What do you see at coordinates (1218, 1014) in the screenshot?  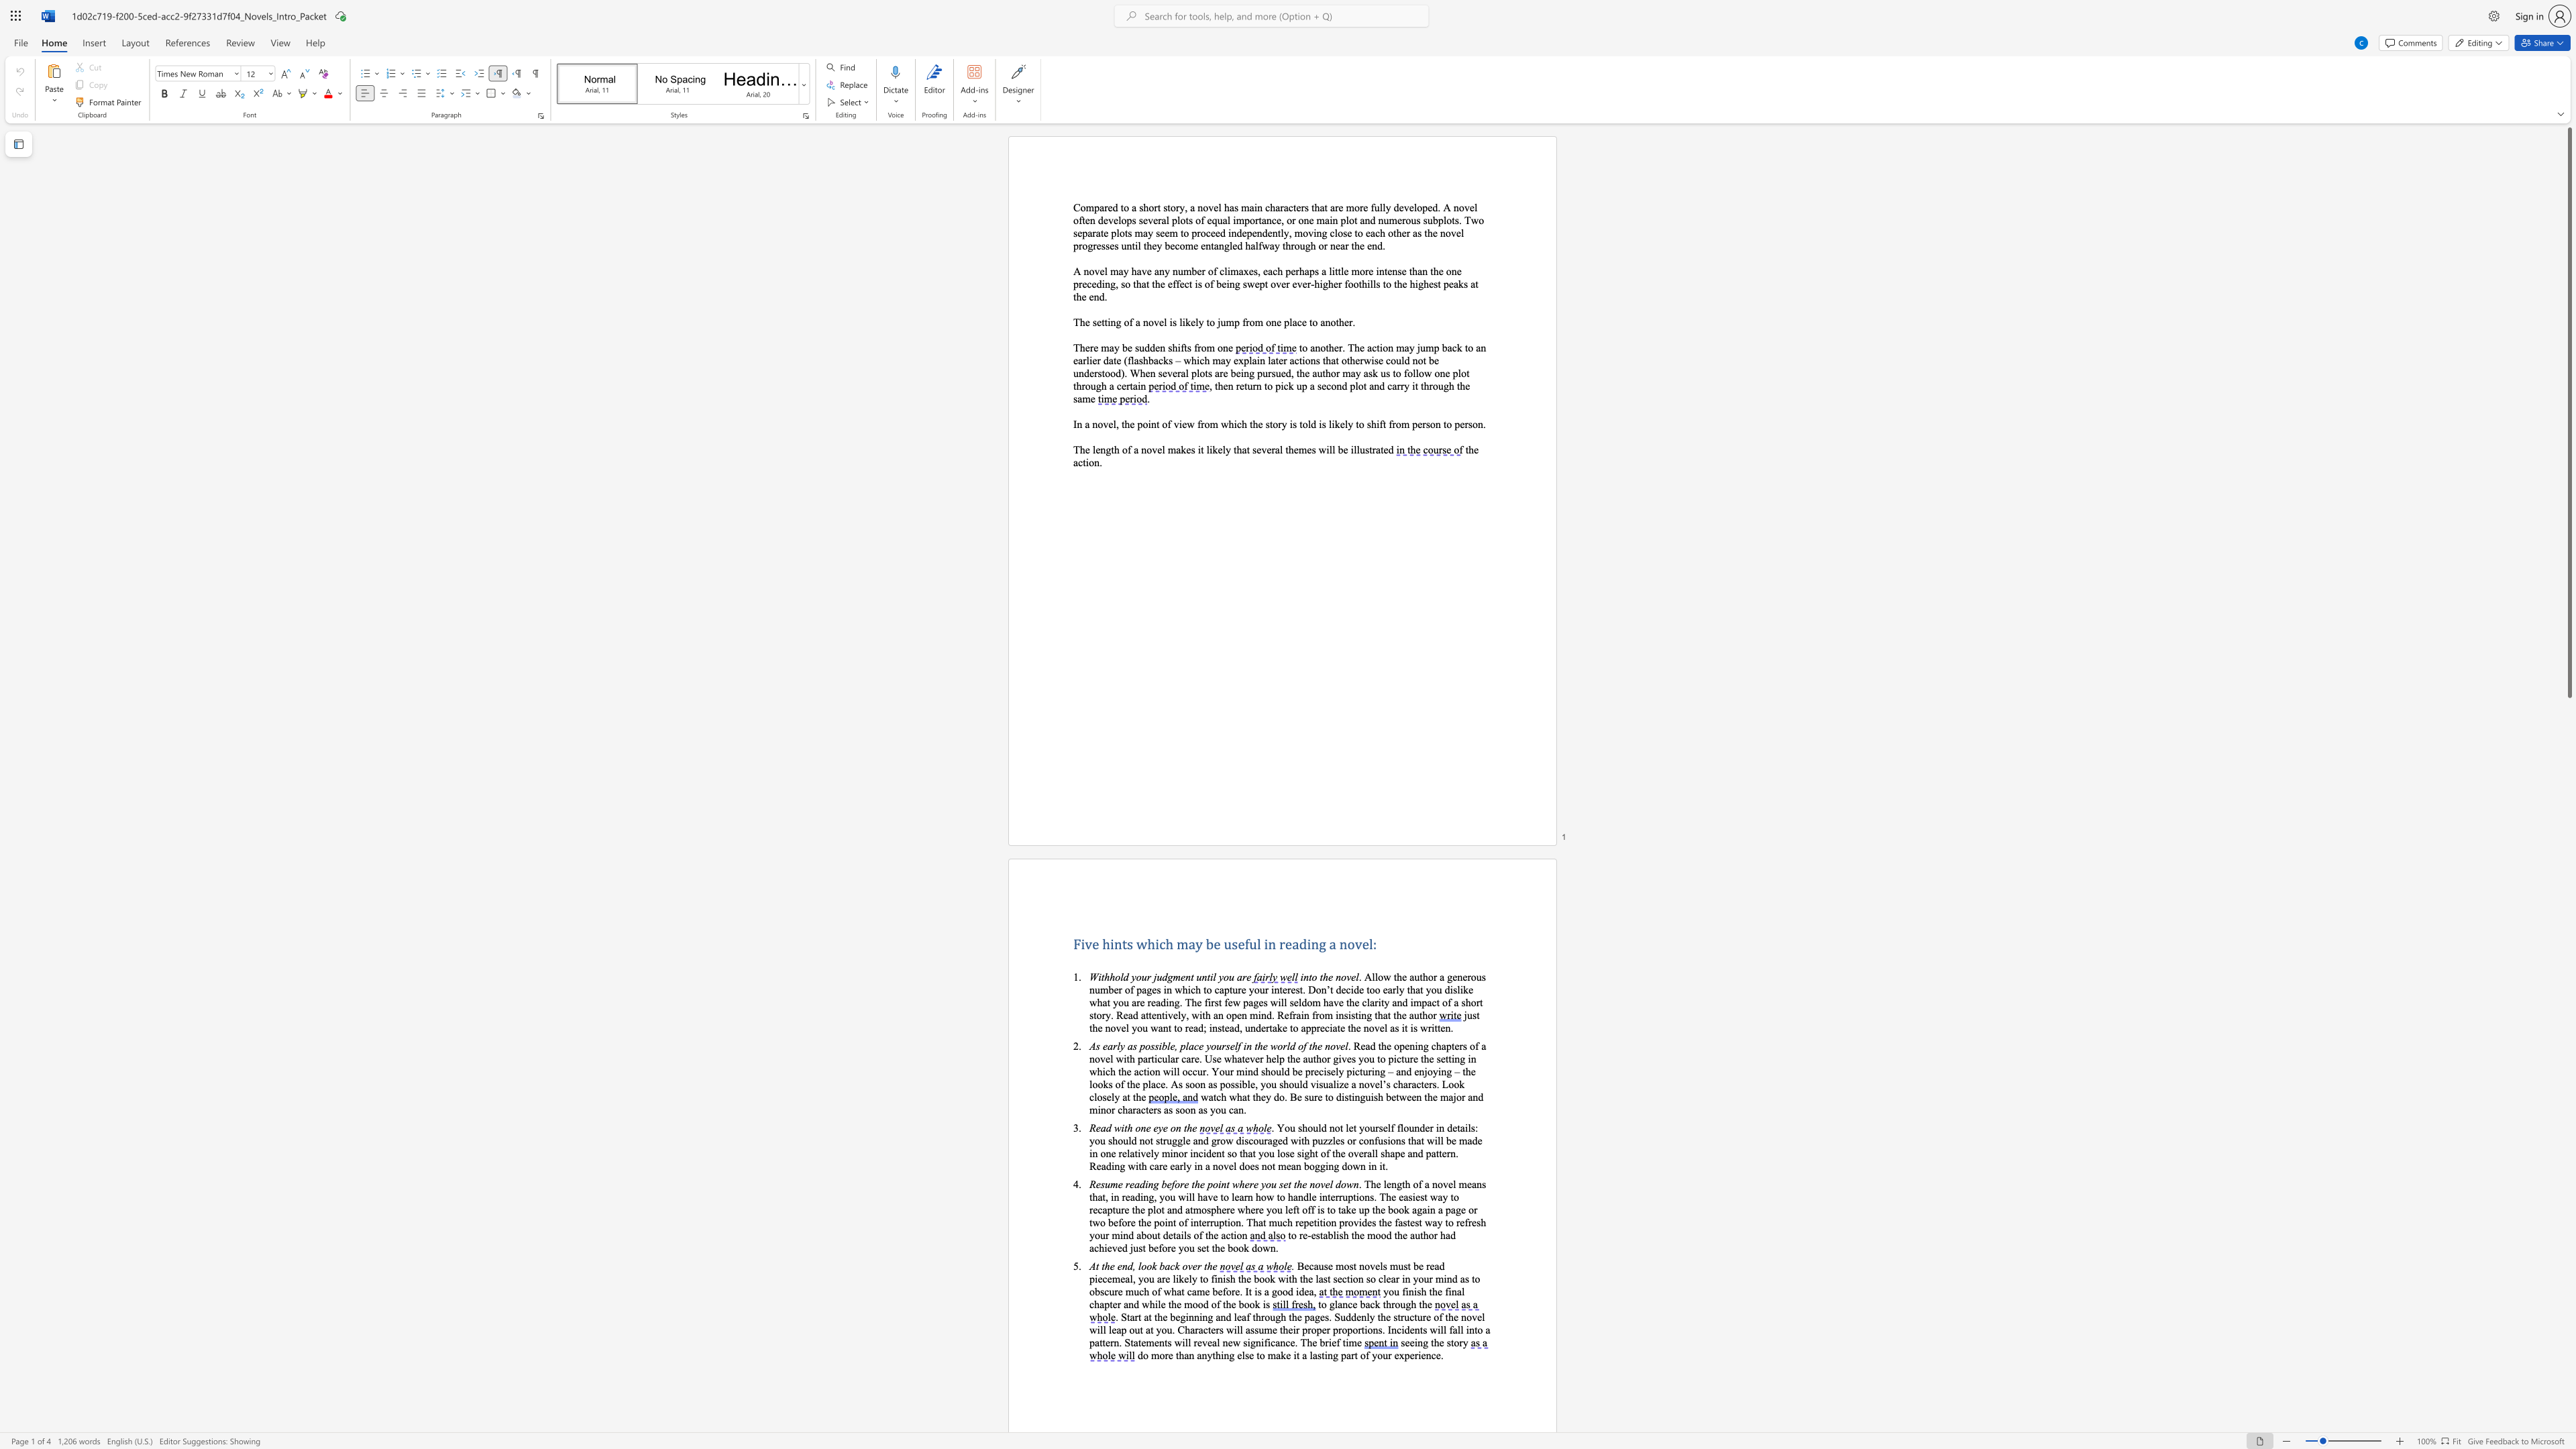 I see `the subset text "n open mind. Refrain f" within the text "decide too early that you dislike what you are reading. The first few pages will seldom have the clarity and impact of a short story. Read attentively, with an open mind. Refrain from insisting that the author"` at bounding box center [1218, 1014].